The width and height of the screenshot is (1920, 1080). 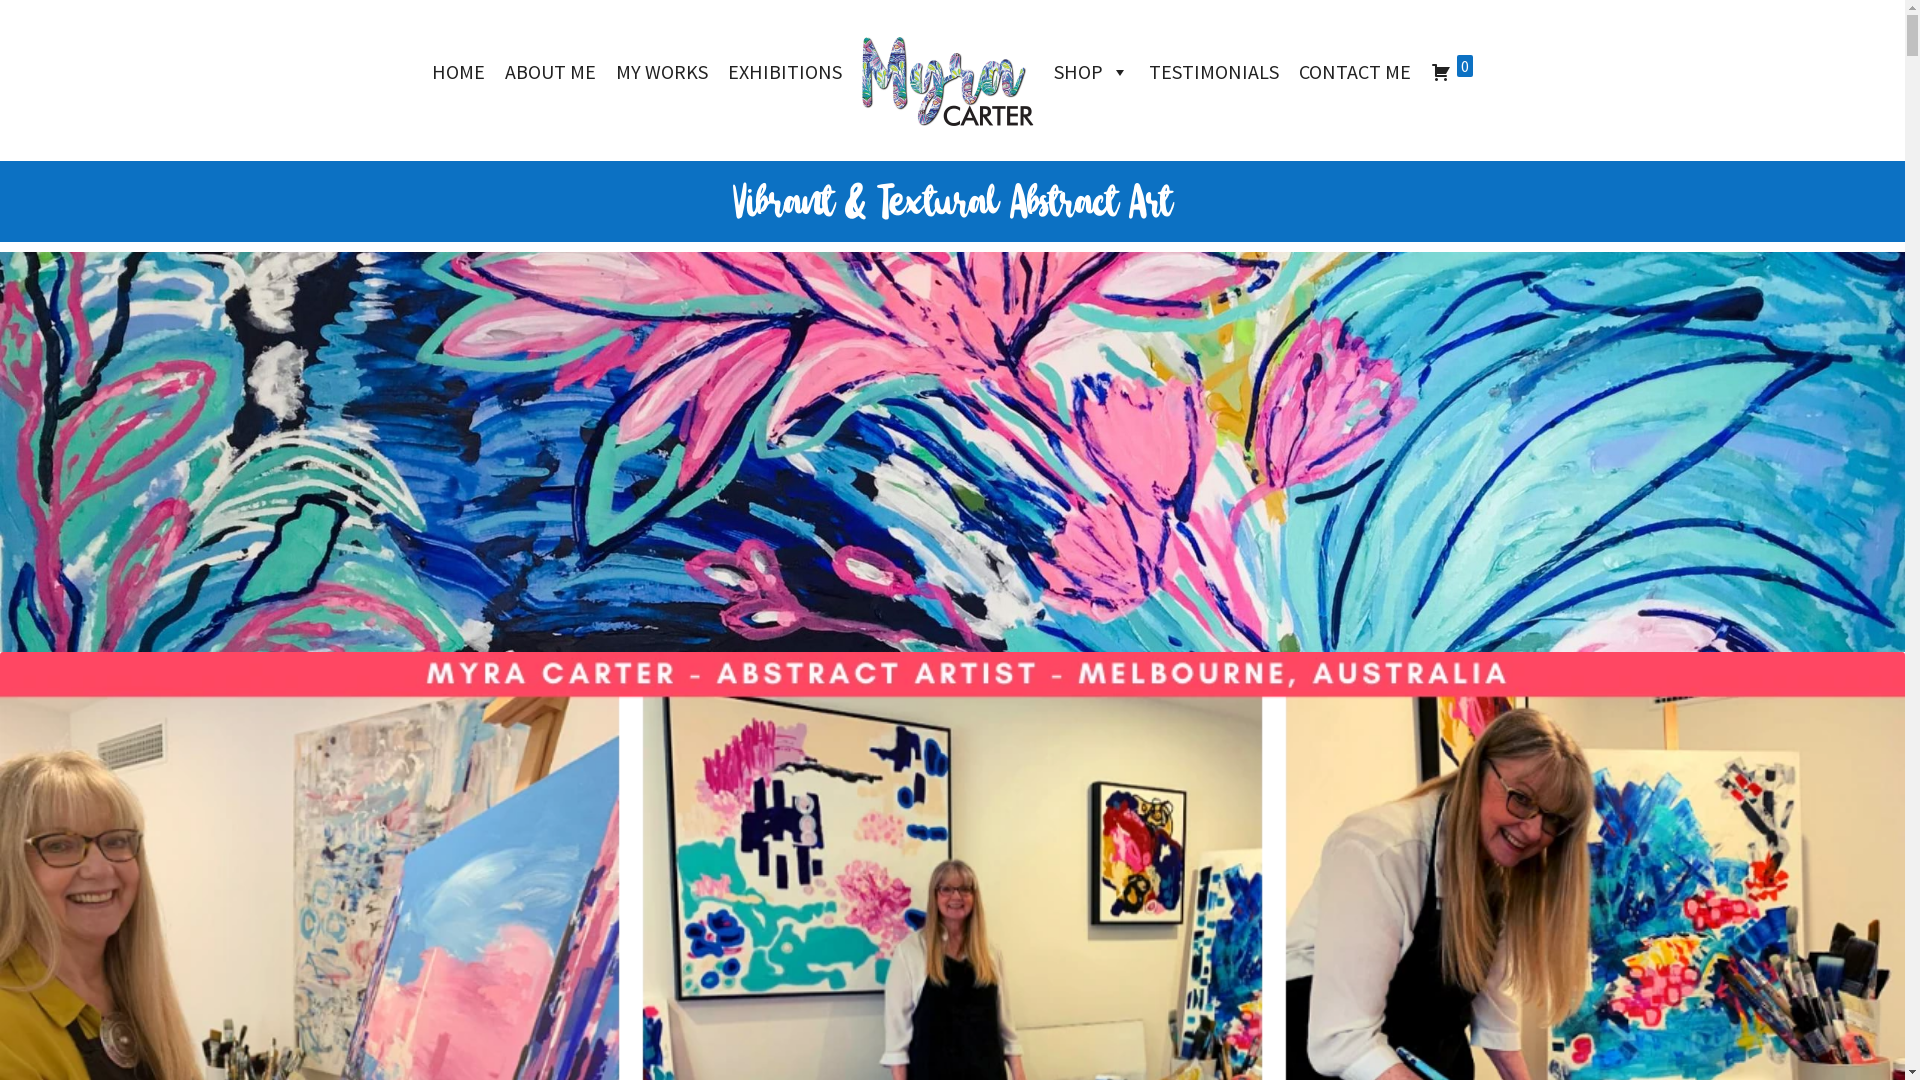 What do you see at coordinates (1213, 71) in the screenshot?
I see `'TESTIMONIALS'` at bounding box center [1213, 71].